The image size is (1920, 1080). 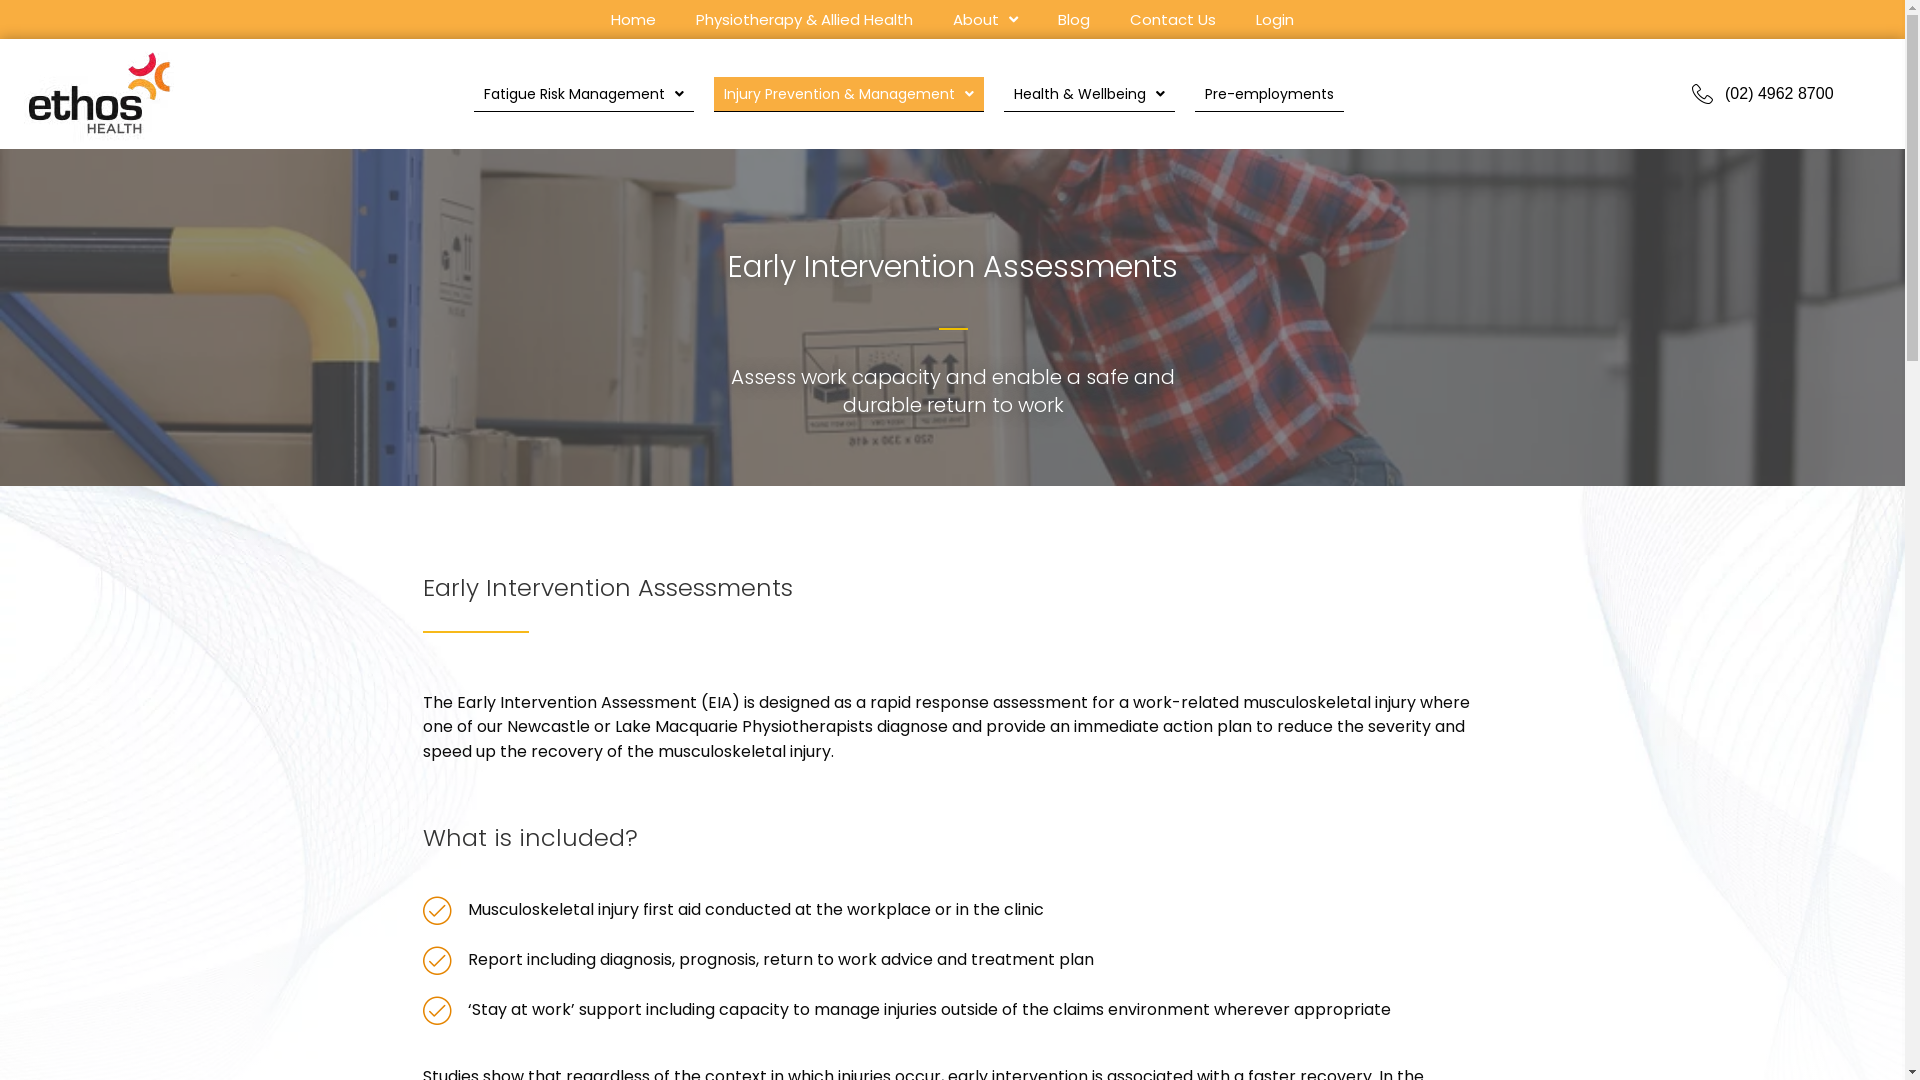 What do you see at coordinates (1245, 22) in the screenshot?
I see `'Login'` at bounding box center [1245, 22].